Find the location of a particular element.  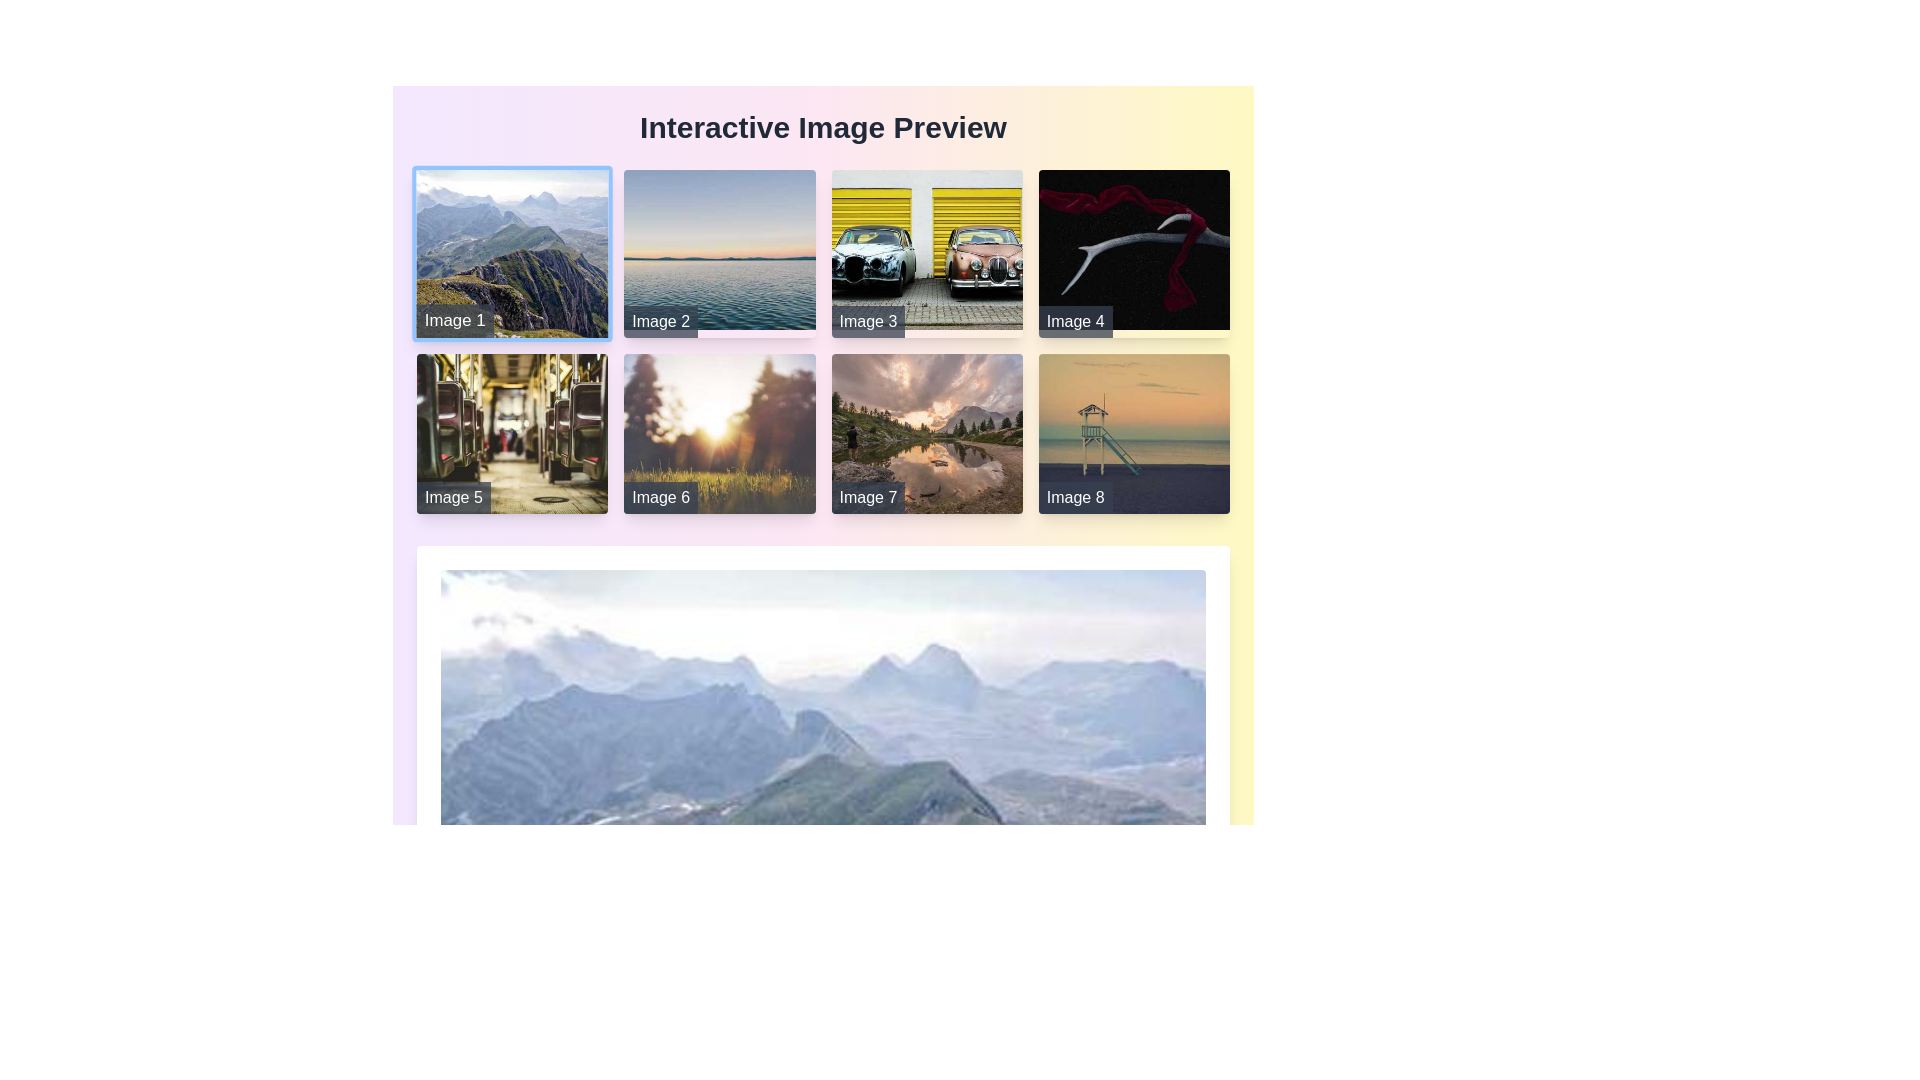

the bottom text label overlay in the 'Image 8' card, which provides descriptive information about the associated image is located at coordinates (1074, 496).